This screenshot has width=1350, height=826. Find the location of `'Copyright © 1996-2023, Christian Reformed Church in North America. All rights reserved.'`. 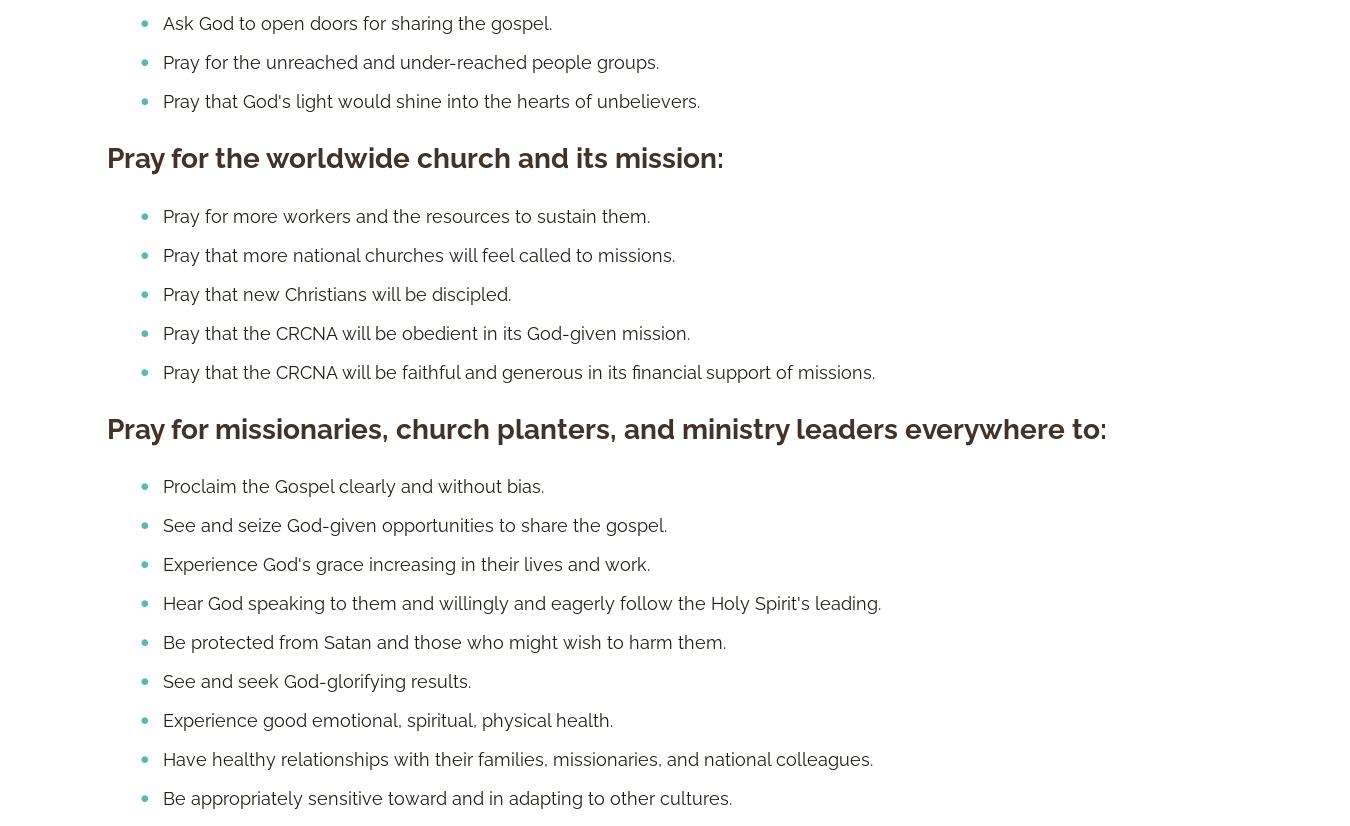

'Copyright © 1996-2023, Christian Reformed Church in North America. All rights reserved.' is located at coordinates (106, 194).